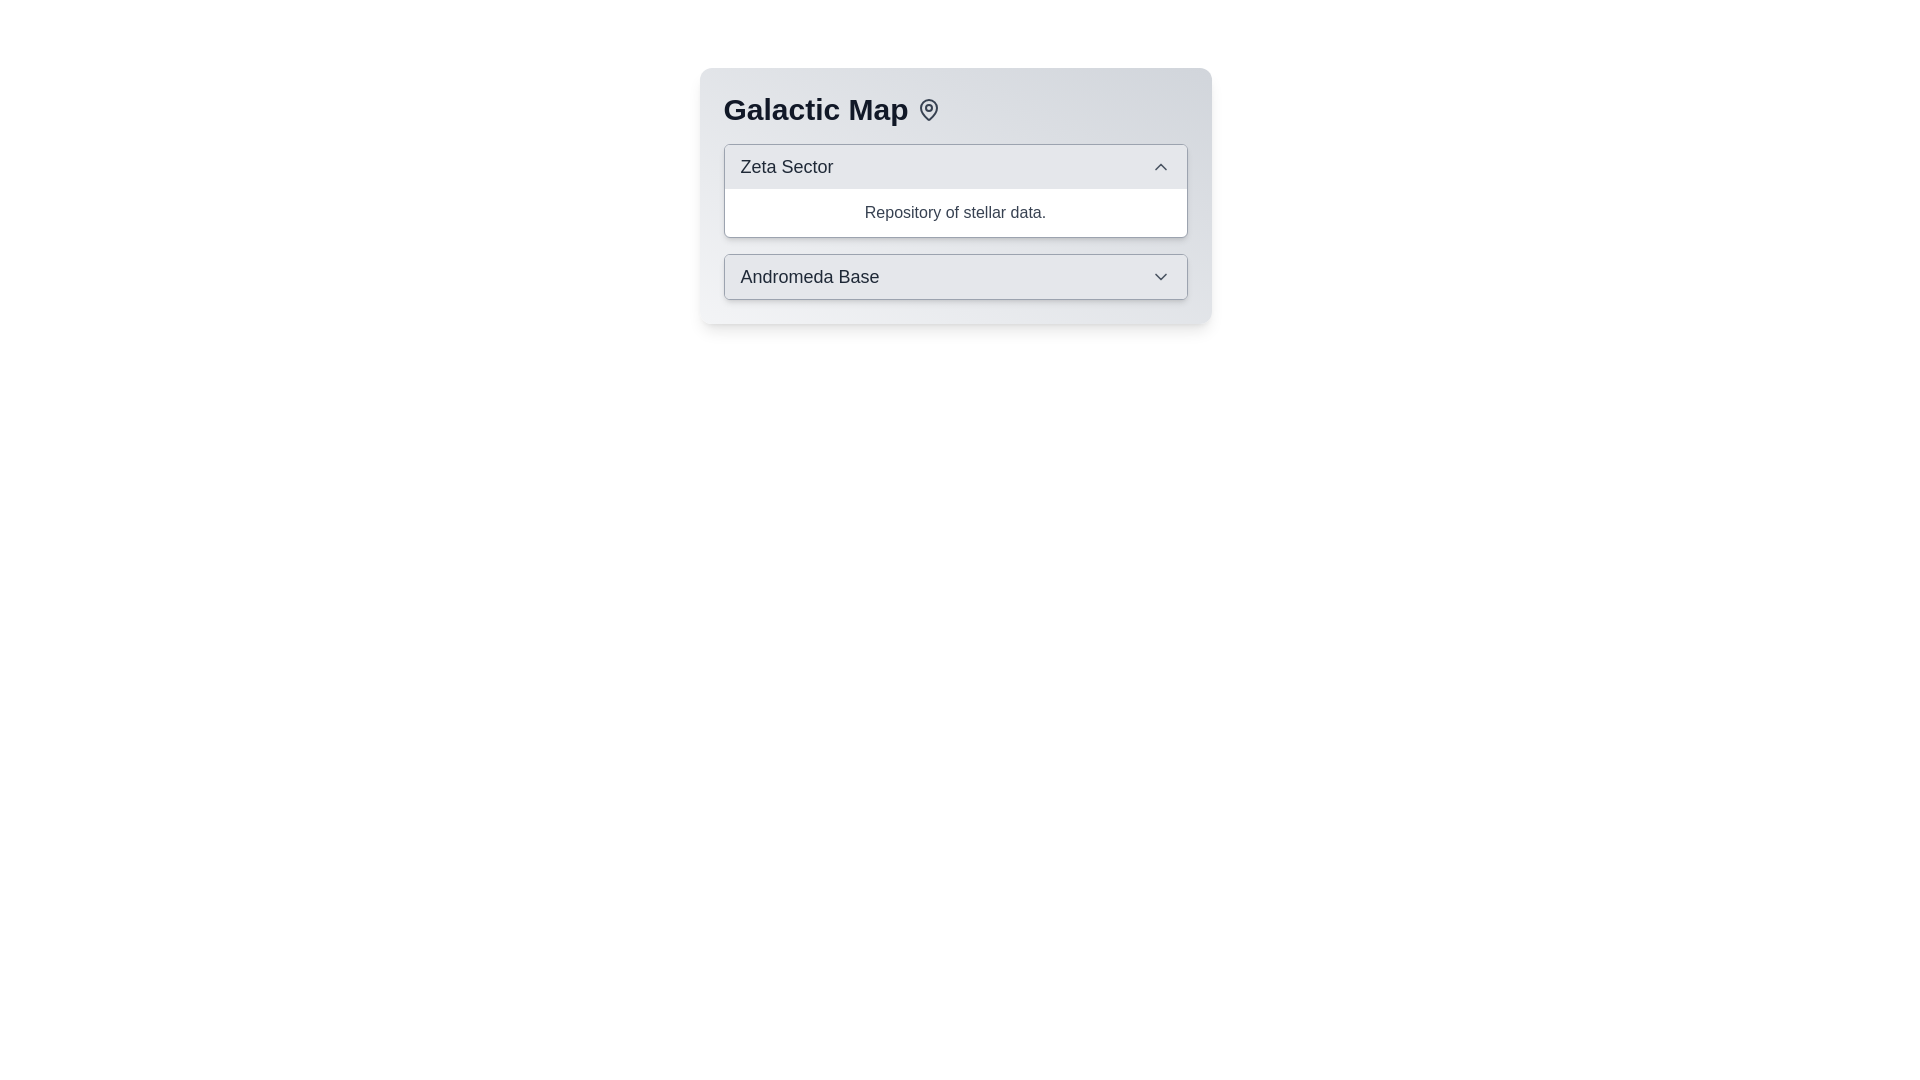 The height and width of the screenshot is (1080, 1920). Describe the element at coordinates (954, 196) in the screenshot. I see `the informational panel that displays details about Zeta Sector and Andromeda Base` at that location.